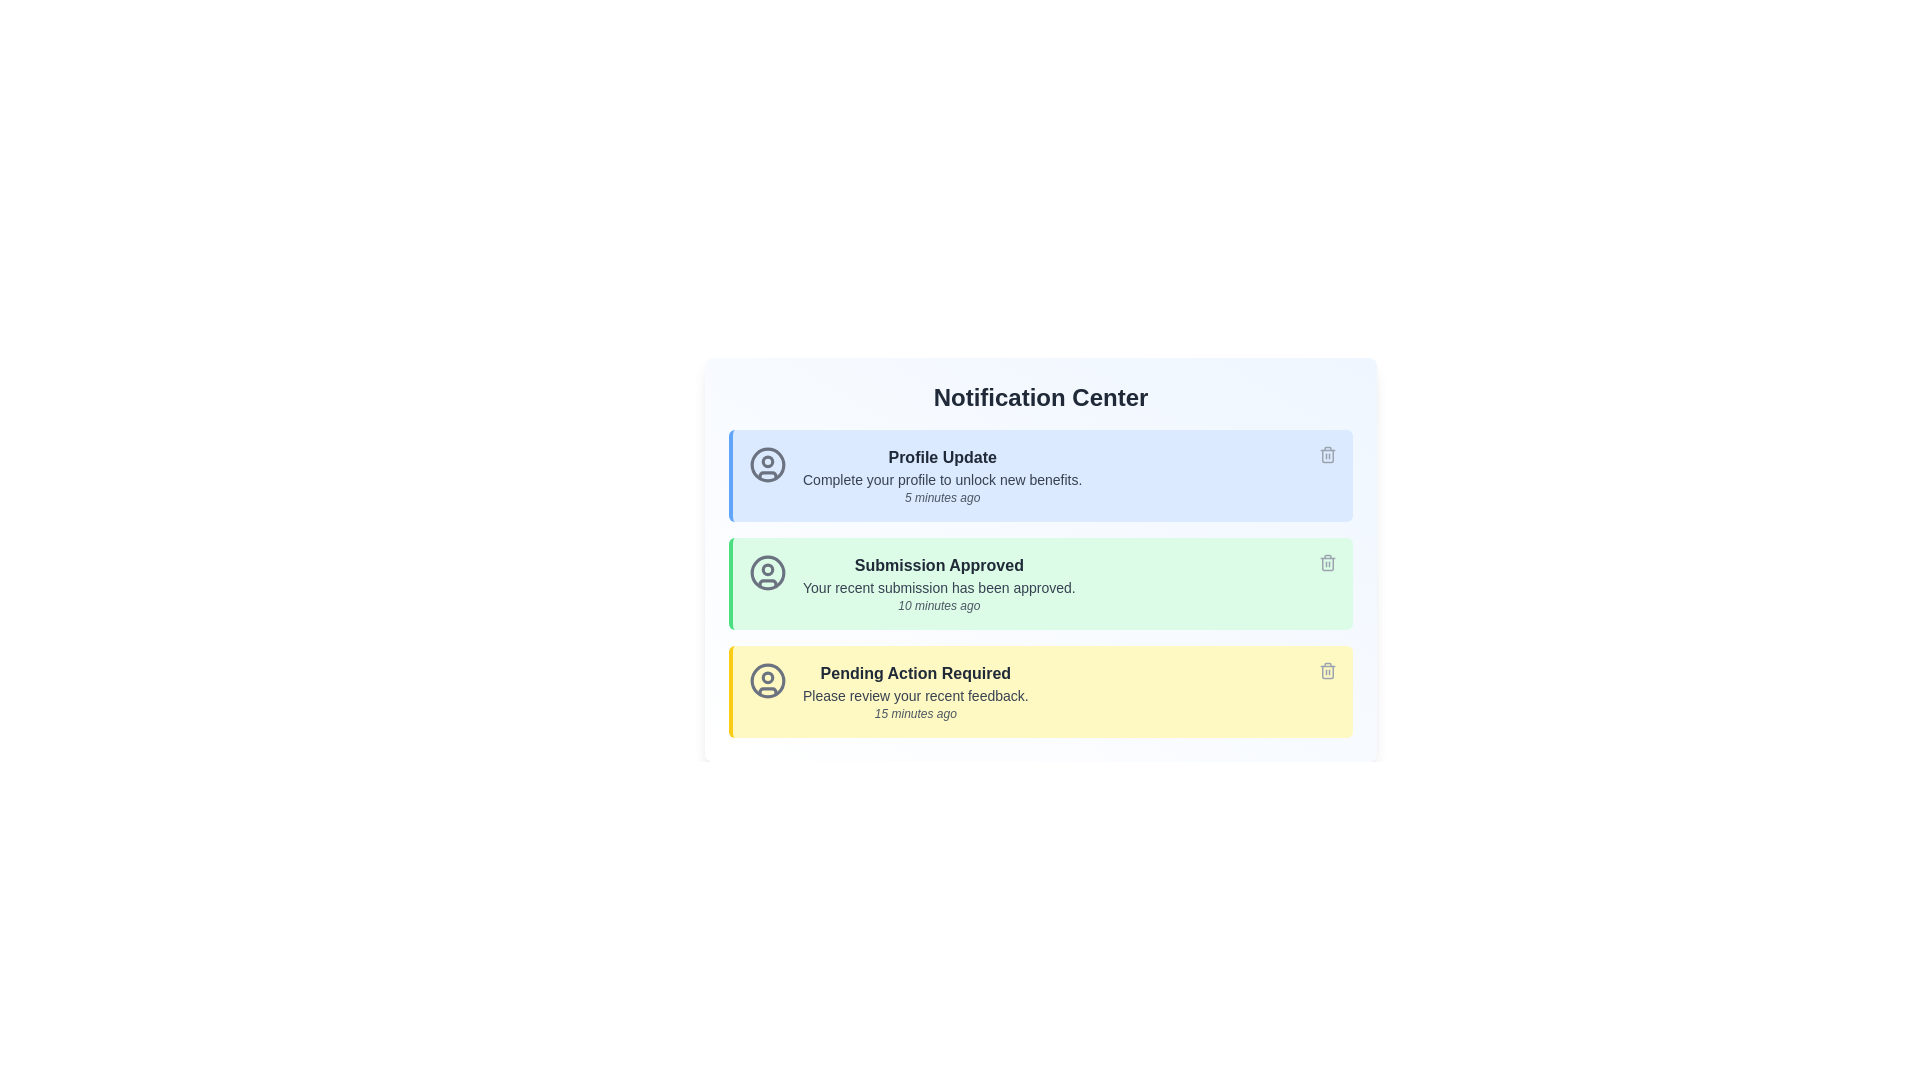 The image size is (1920, 1080). I want to click on the timestamp text label located beneath the message 'Please review your recent feedback.' in the third notification section, within the yellow-background area, so click(914, 712).